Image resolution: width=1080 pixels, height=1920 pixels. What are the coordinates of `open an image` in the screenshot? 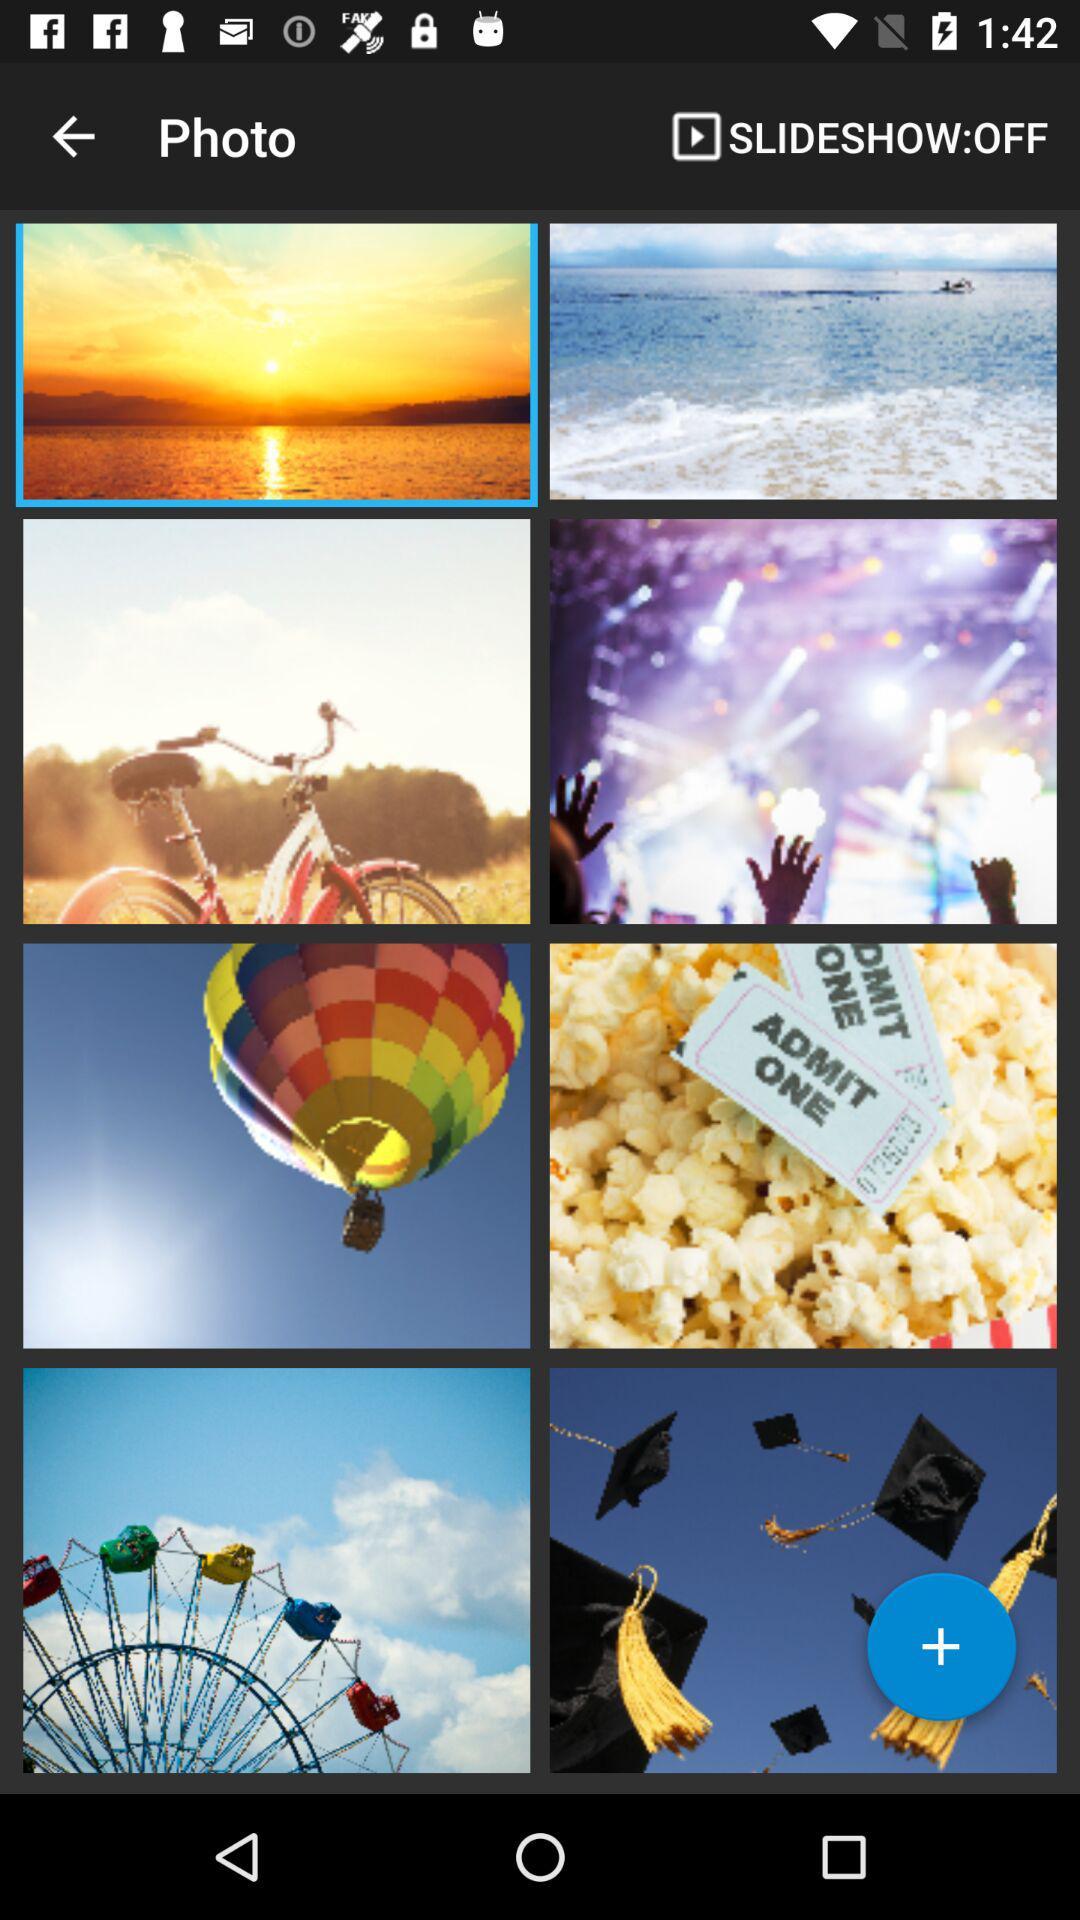 It's located at (802, 1143).